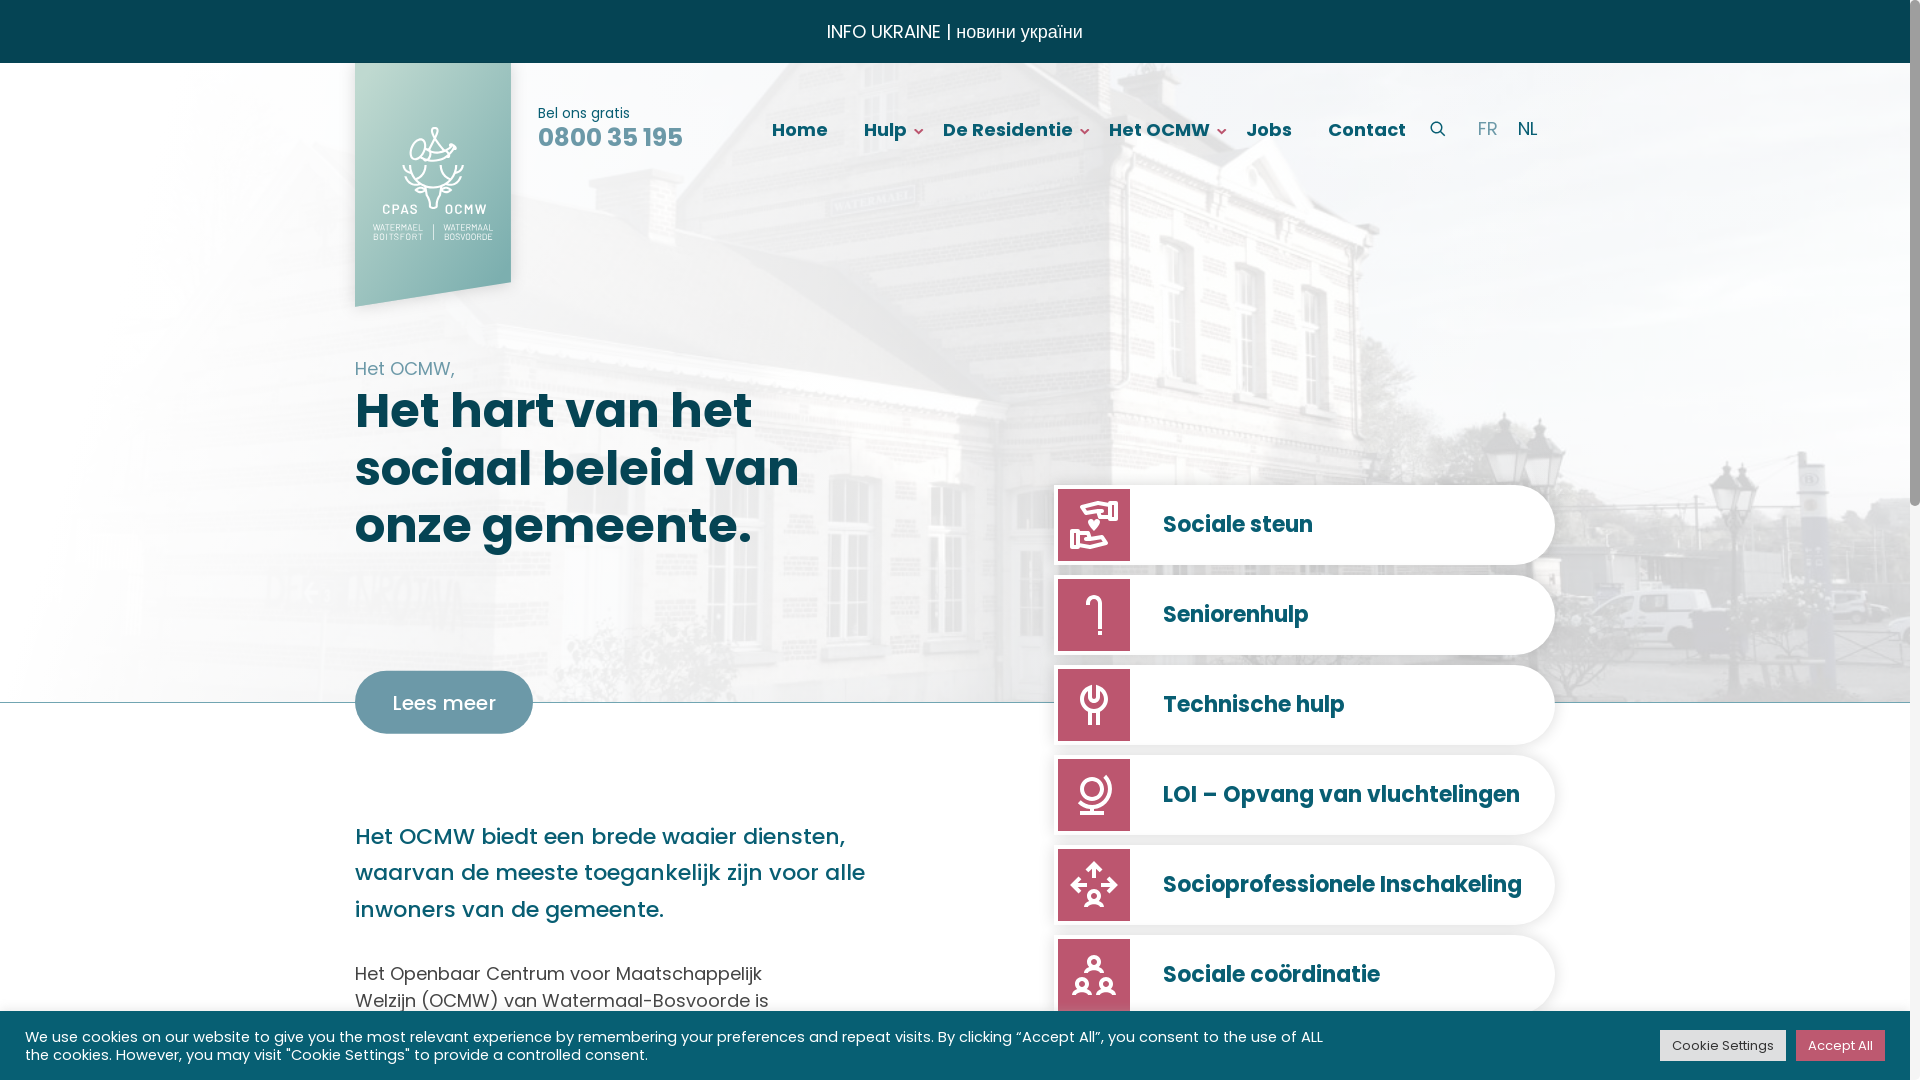  Describe the element at coordinates (1304, 704) in the screenshot. I see `'Technische hulp'` at that location.